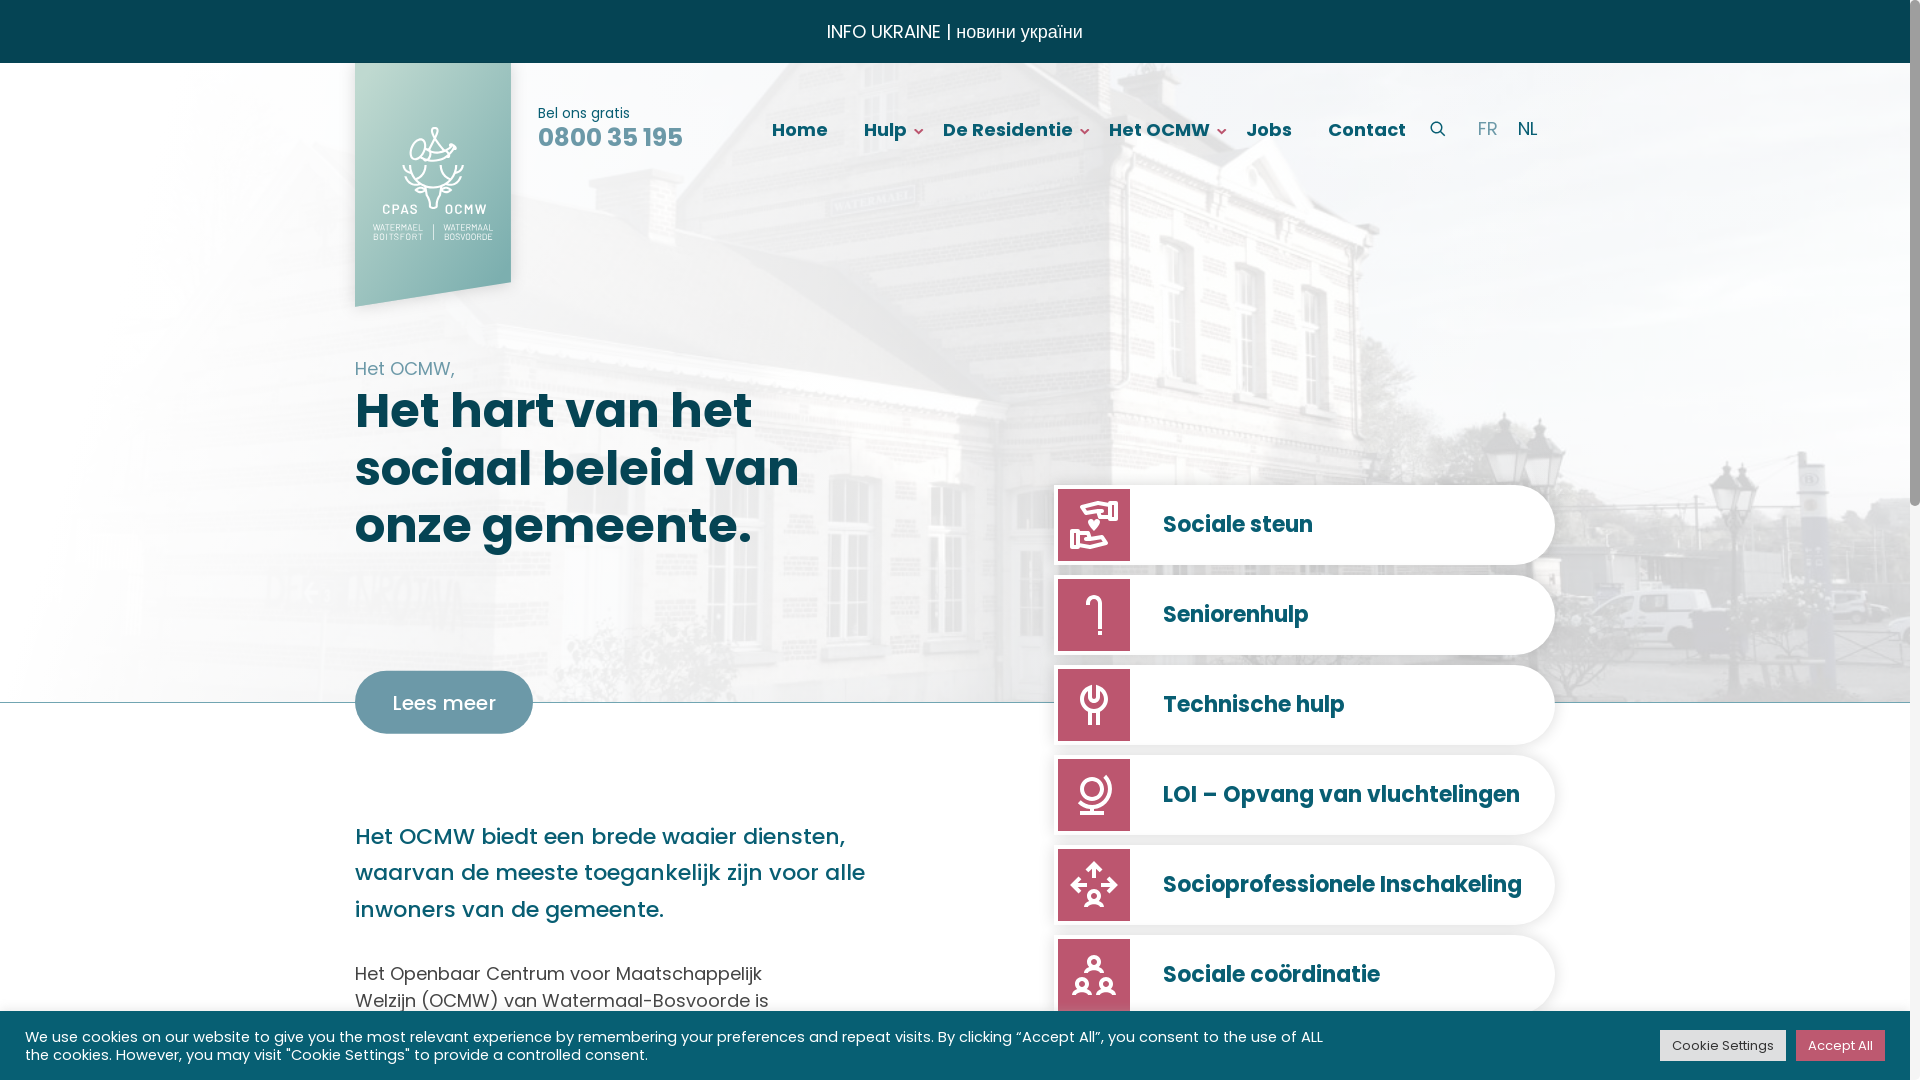  Describe the element at coordinates (1304, 704) in the screenshot. I see `'Technische hulp'` at that location.